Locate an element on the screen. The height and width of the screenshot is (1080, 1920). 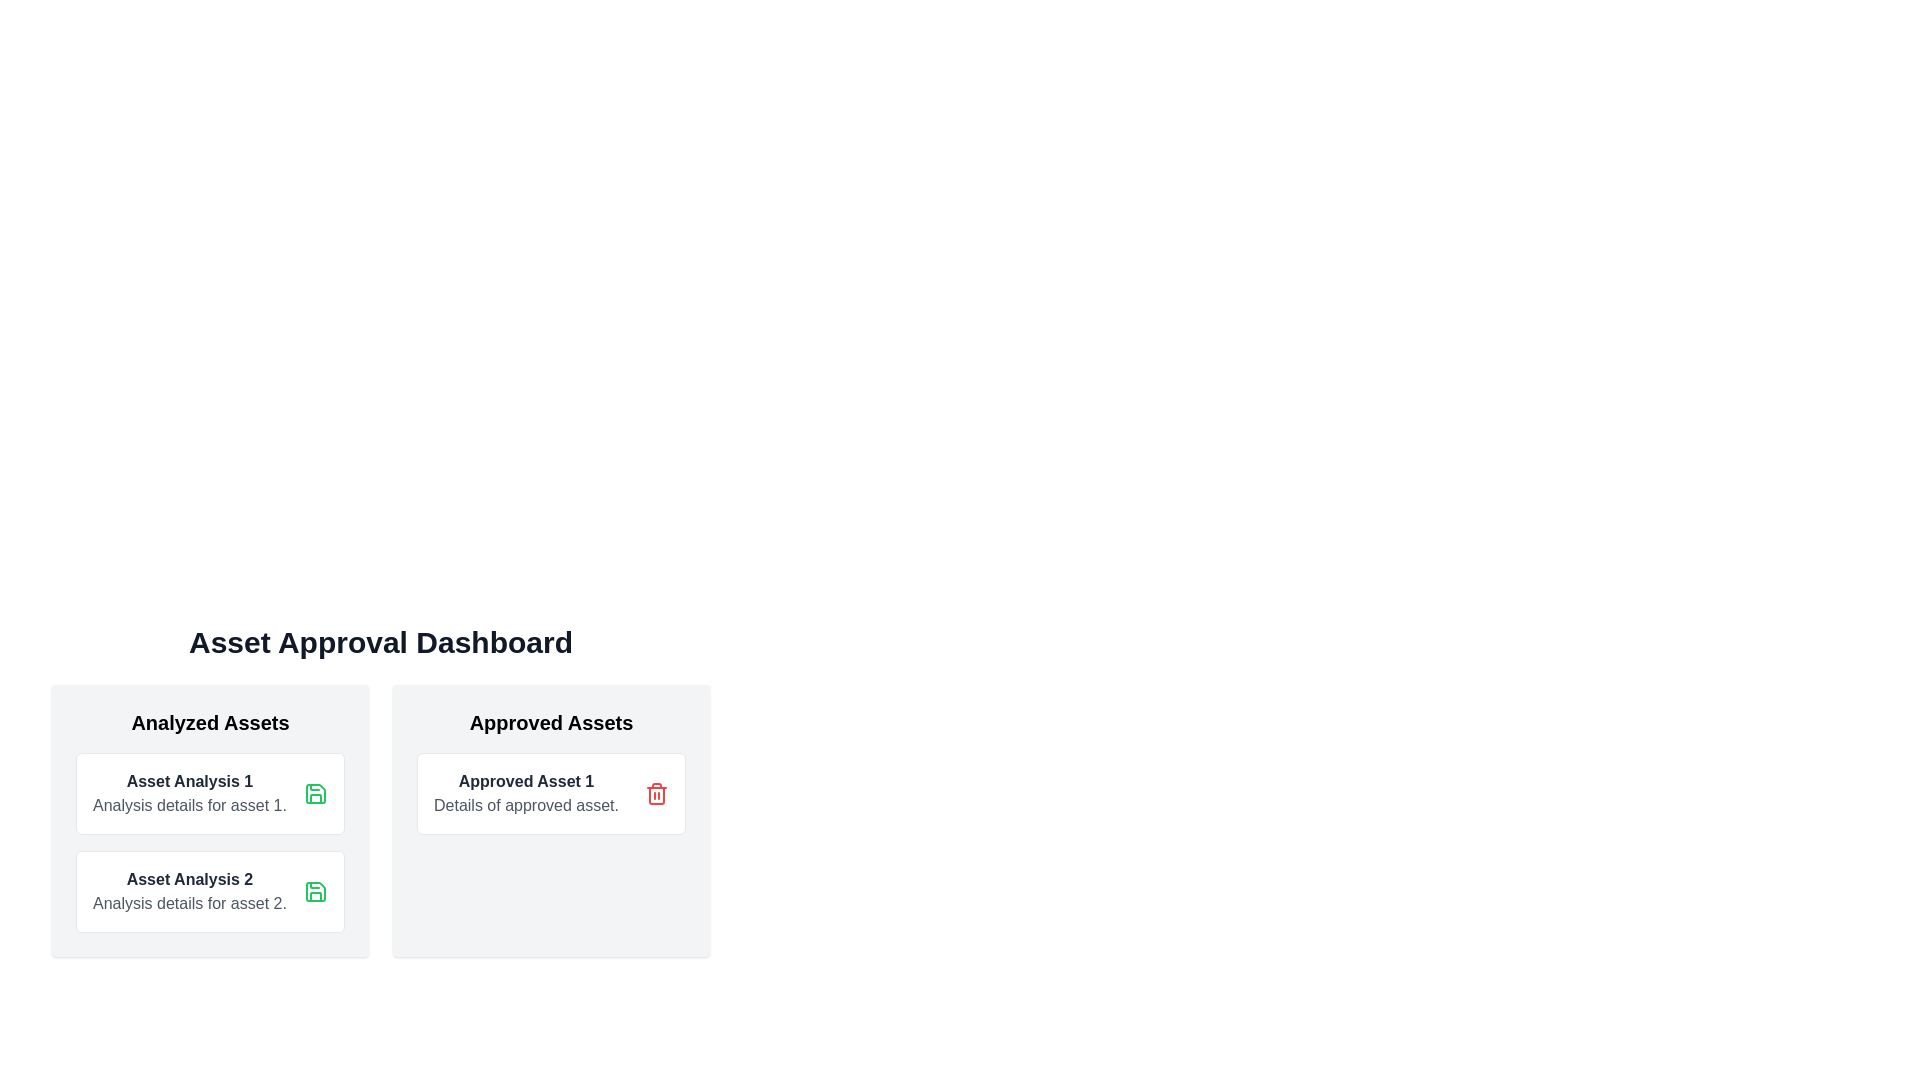
the Label/Text Header for 'Asset Analysis 2' located in the 'Analyzed Assets' section of the 'Asset Approval Dashboard.' is located at coordinates (189, 878).